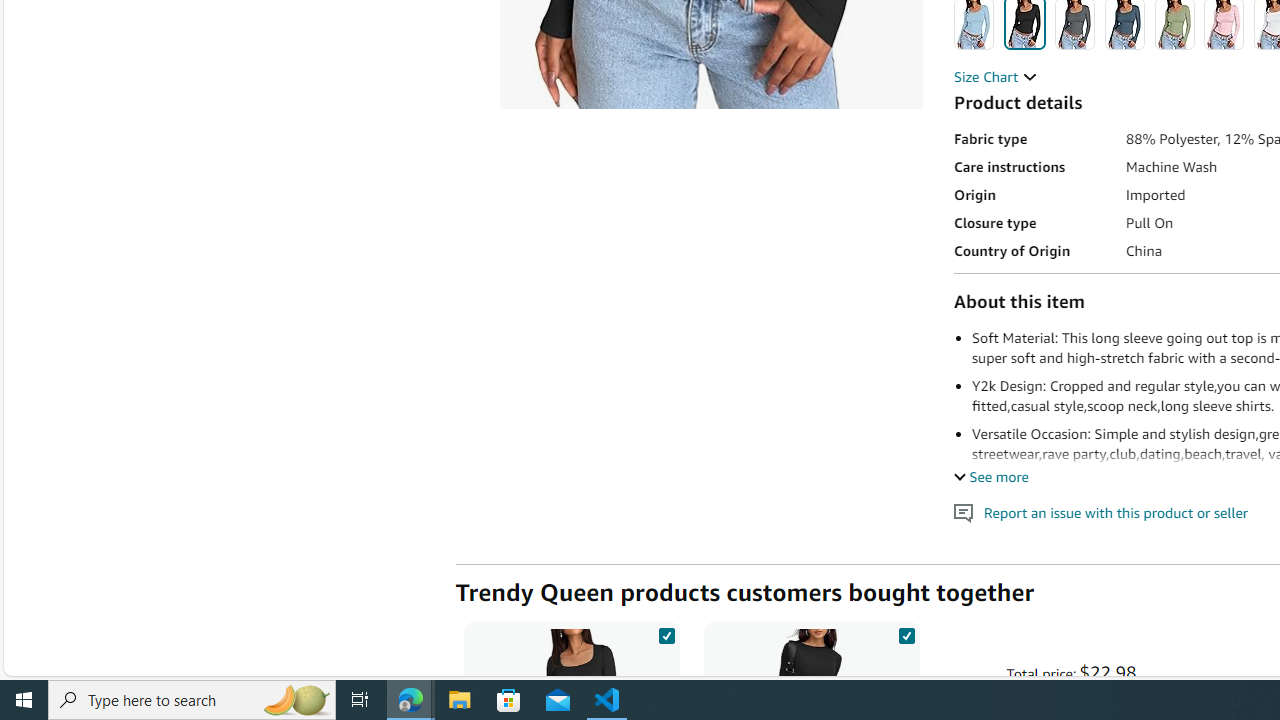 Image resolution: width=1280 pixels, height=720 pixels. I want to click on 'Size Chart ', so click(995, 76).